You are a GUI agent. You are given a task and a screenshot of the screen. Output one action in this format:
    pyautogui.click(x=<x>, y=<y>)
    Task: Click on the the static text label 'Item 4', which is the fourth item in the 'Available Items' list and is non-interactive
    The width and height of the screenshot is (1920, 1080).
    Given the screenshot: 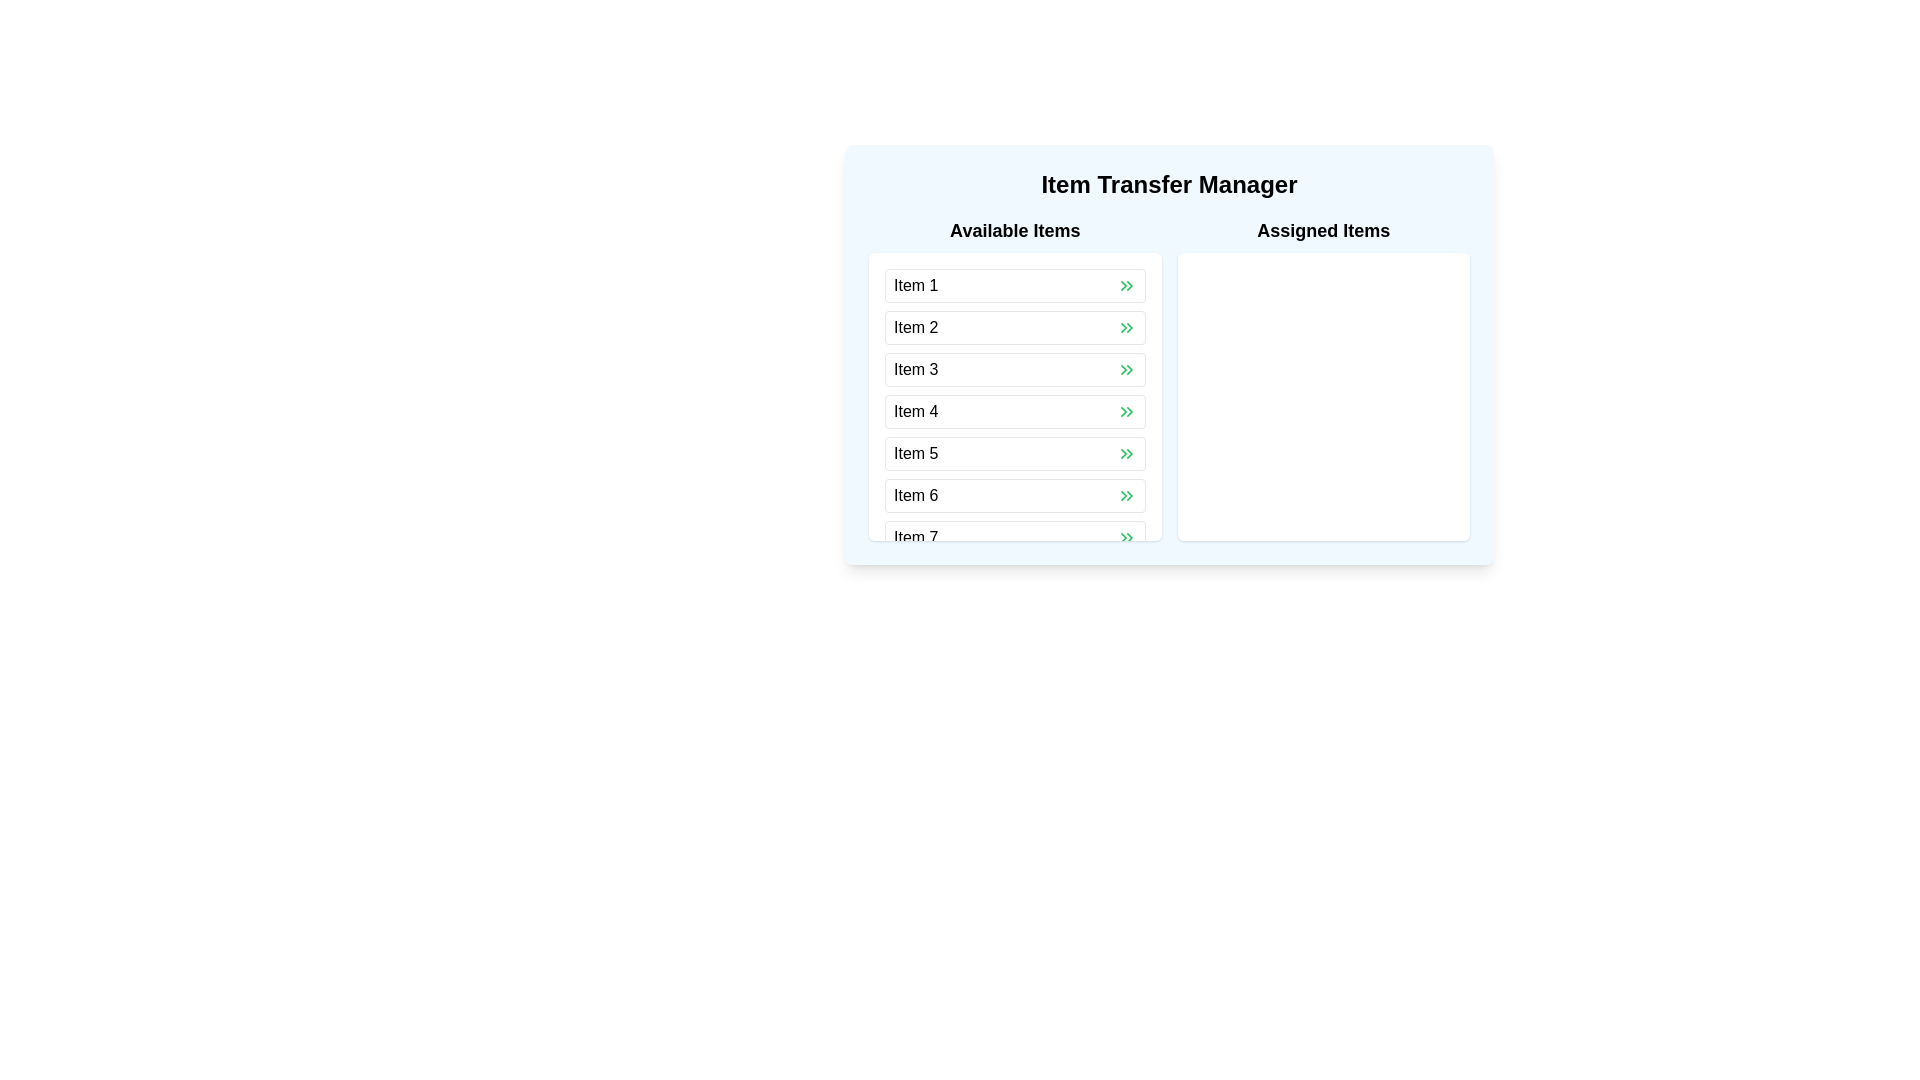 What is the action you would take?
    pyautogui.click(x=915, y=411)
    